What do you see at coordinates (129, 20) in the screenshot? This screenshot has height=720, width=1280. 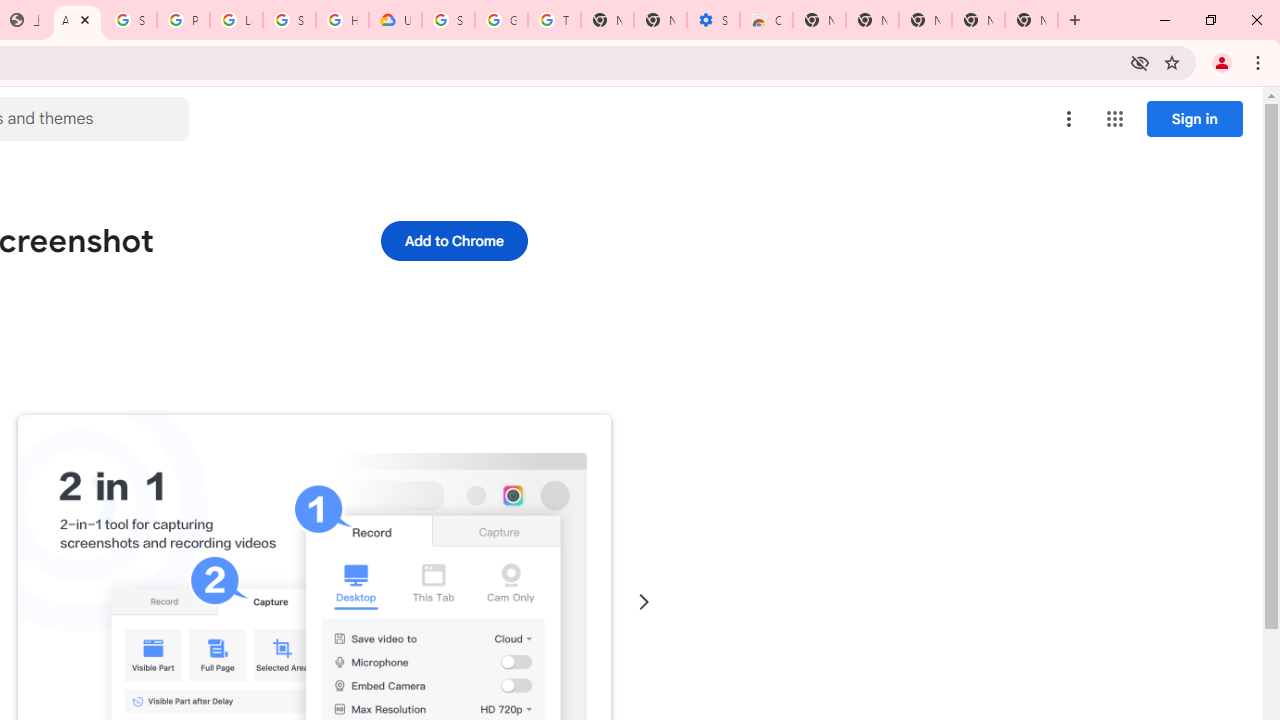 I see `'Sign in - Google Accounts'` at bounding box center [129, 20].